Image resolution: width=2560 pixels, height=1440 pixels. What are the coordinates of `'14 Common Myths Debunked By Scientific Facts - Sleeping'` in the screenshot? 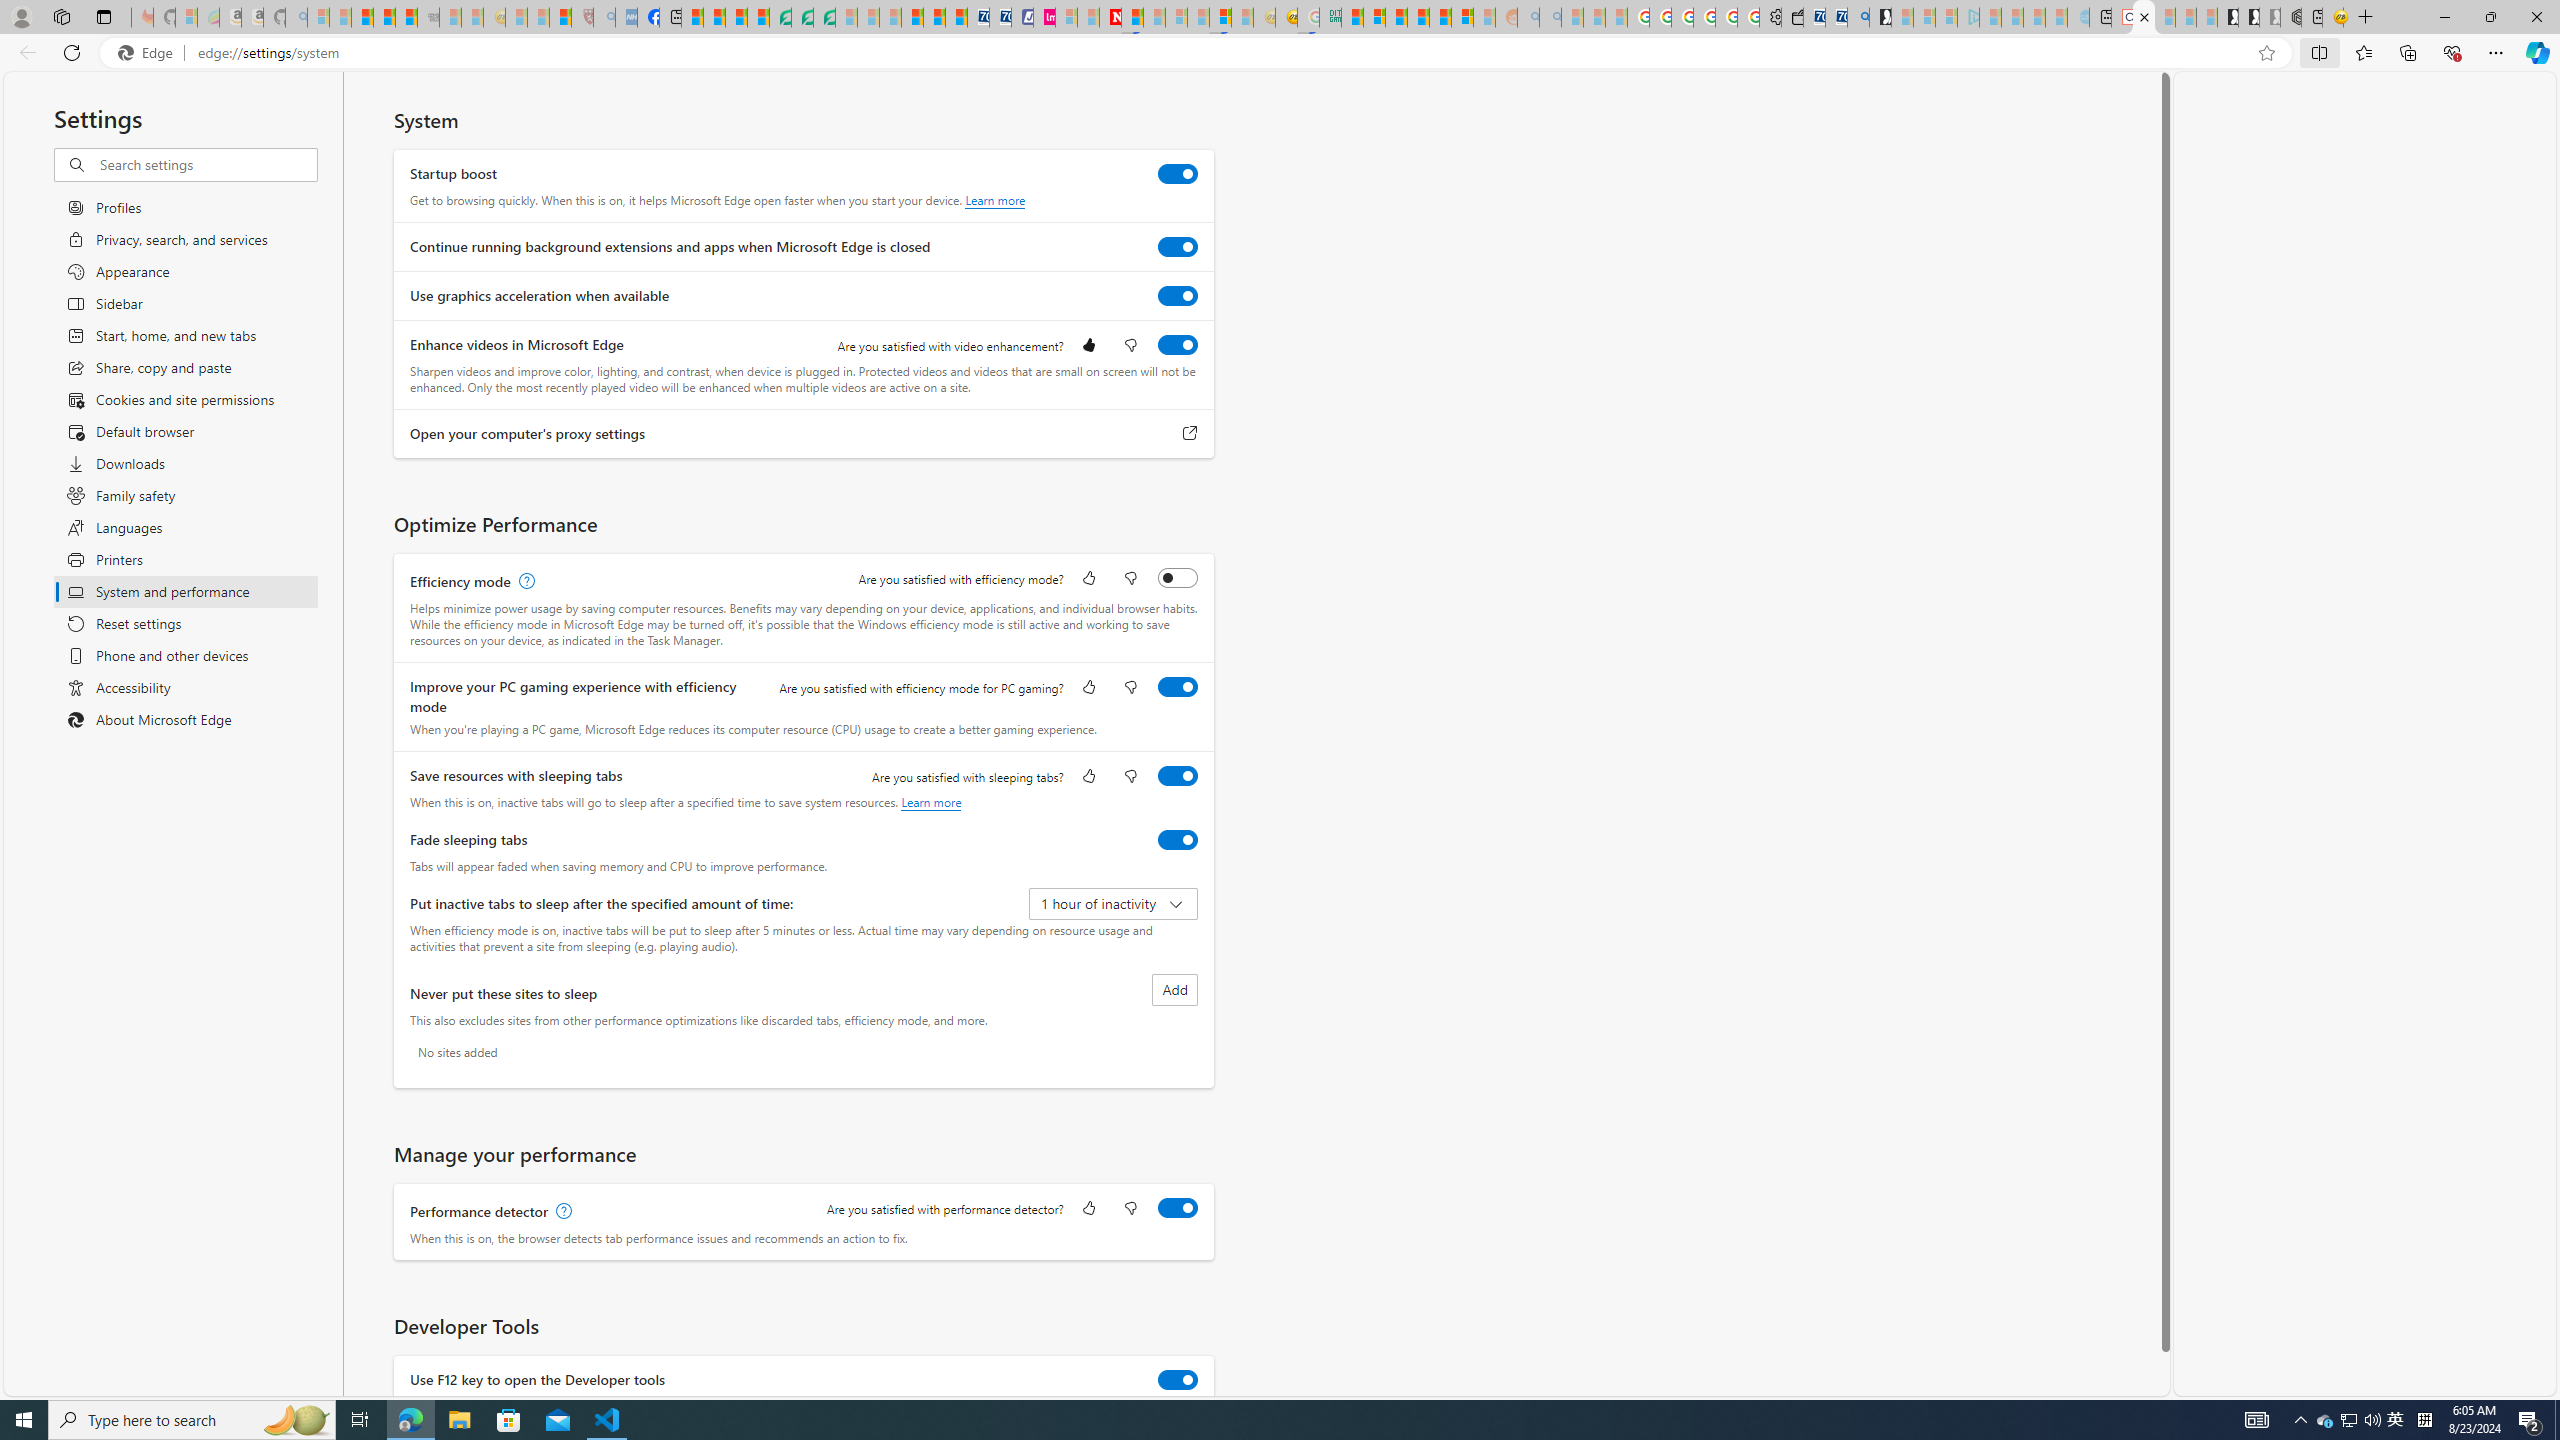 It's located at (1153, 16).